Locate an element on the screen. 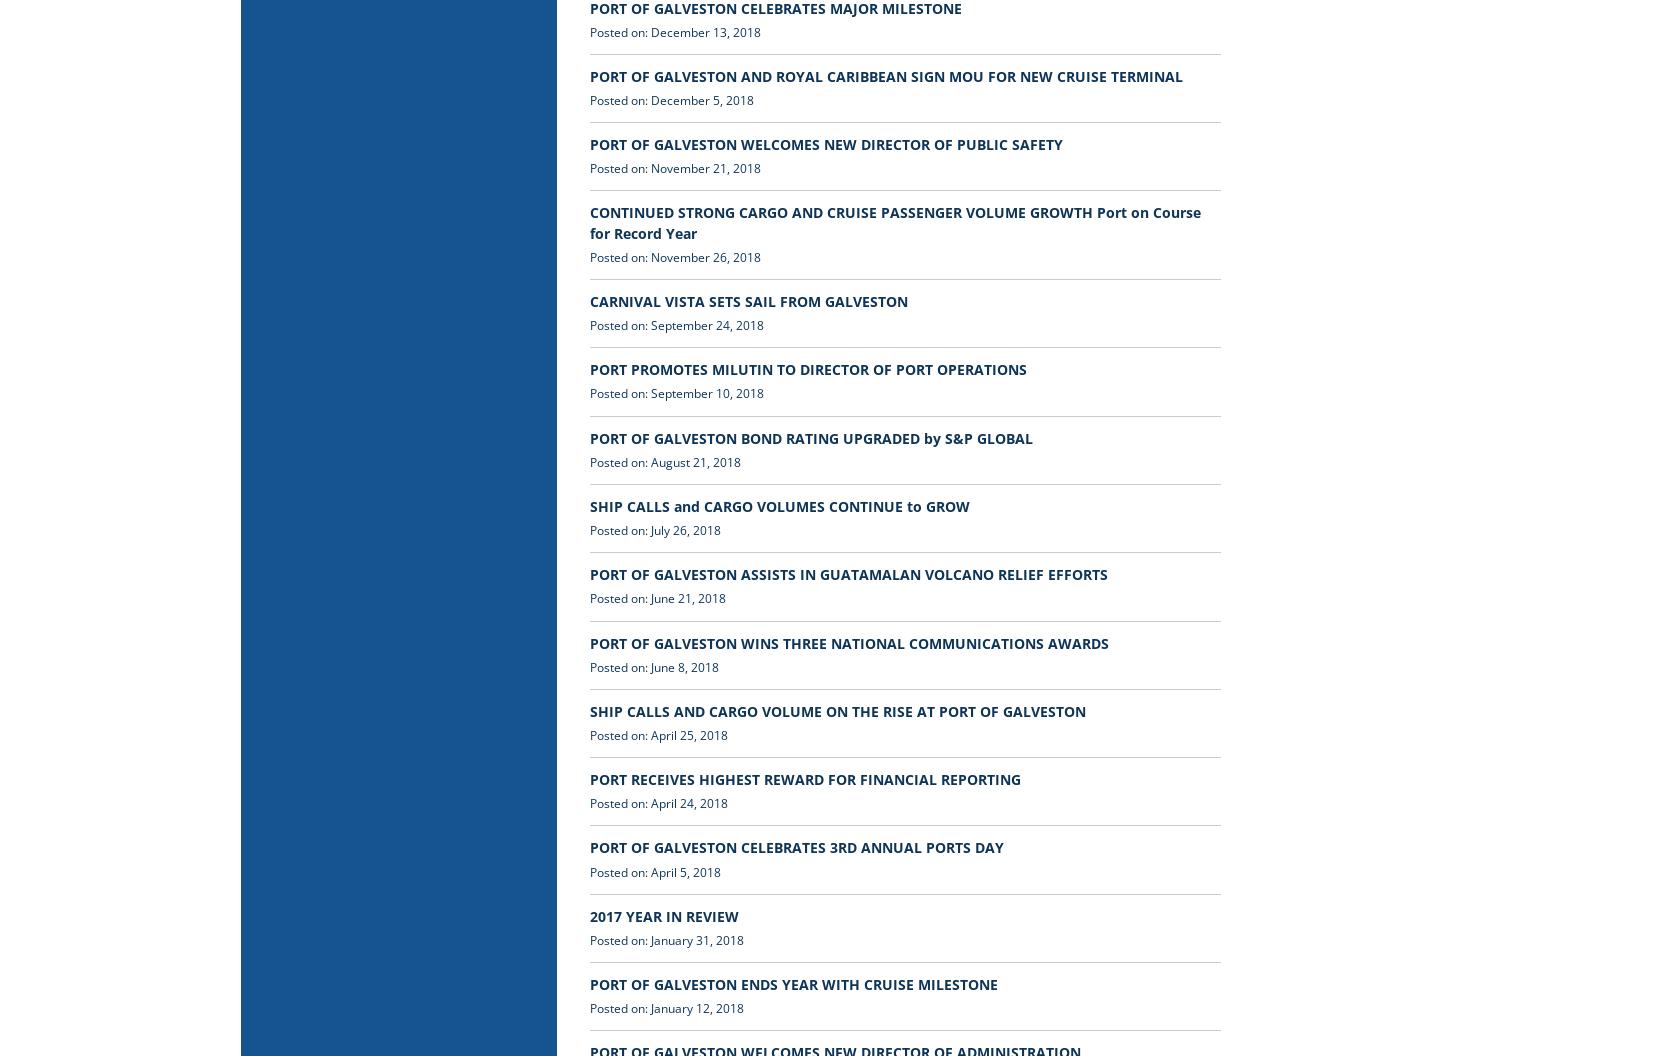 The width and height of the screenshot is (1653, 1056). 'PORT OF GALVESTON AND ROYAL CARIBBEAN SIGN MOU FOR NEW CRUISE TERMINAL' is located at coordinates (886, 74).